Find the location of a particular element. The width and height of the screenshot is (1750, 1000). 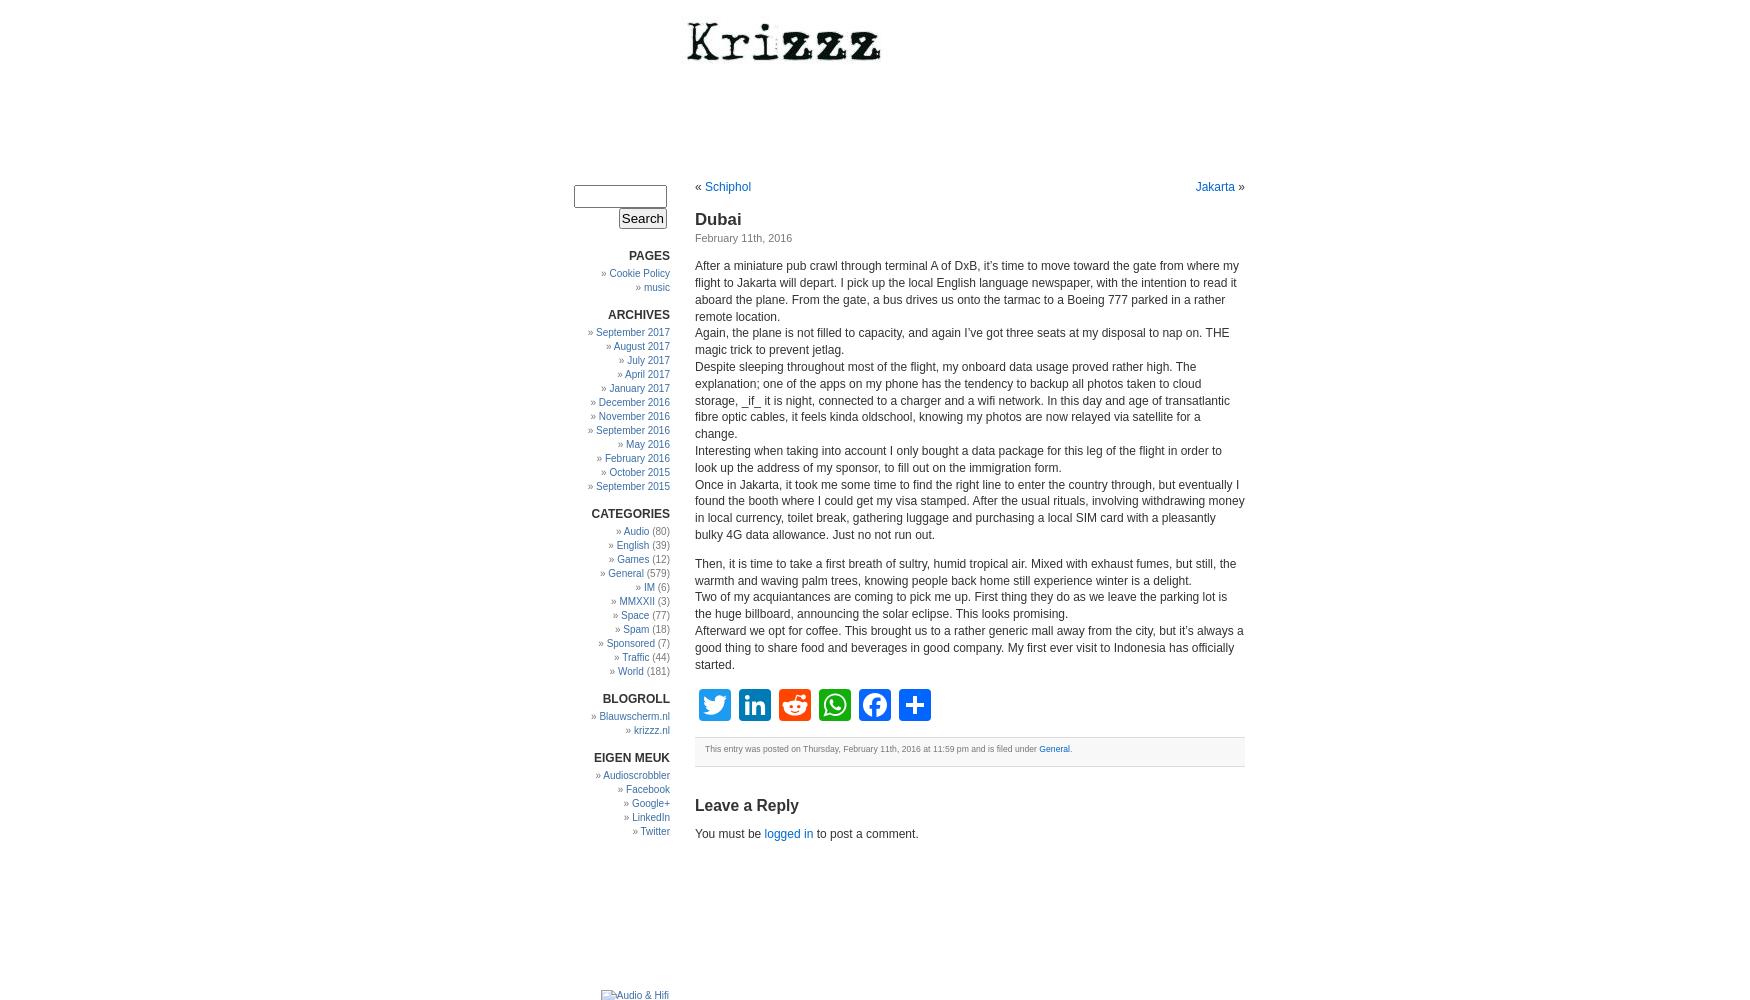

'December 2016' is located at coordinates (633, 402).